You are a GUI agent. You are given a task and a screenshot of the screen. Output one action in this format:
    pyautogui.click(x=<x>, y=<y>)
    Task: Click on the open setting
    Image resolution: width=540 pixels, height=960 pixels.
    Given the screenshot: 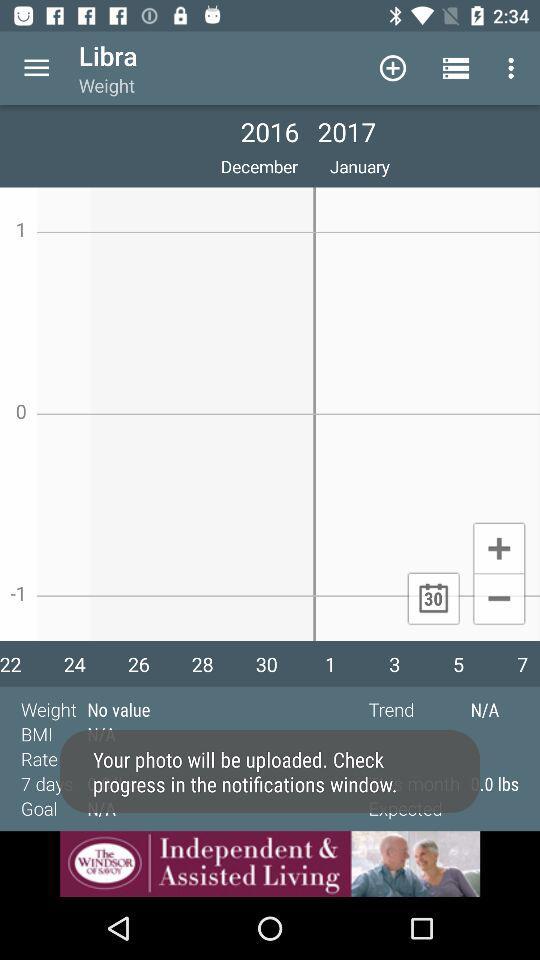 What is the action you would take?
    pyautogui.click(x=36, y=68)
    